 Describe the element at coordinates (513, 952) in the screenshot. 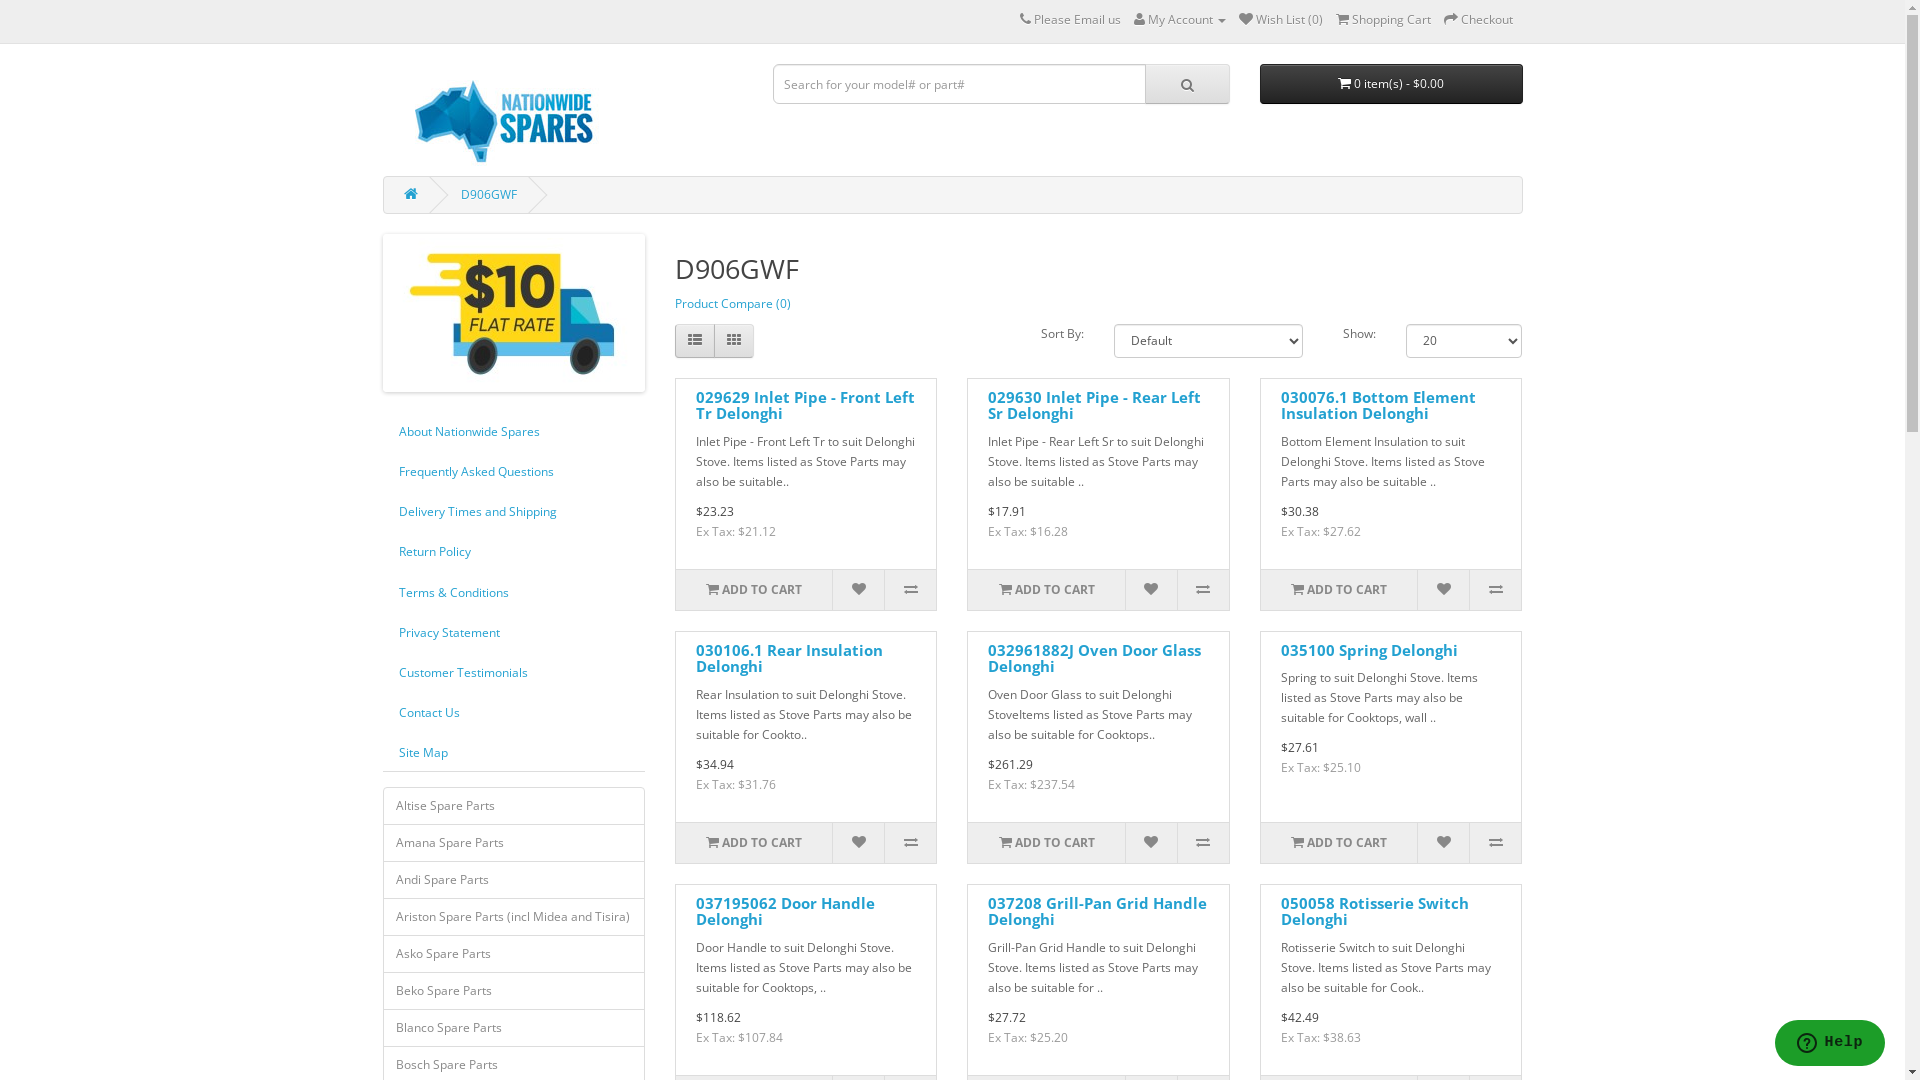

I see `'Asko Spare Parts'` at that location.